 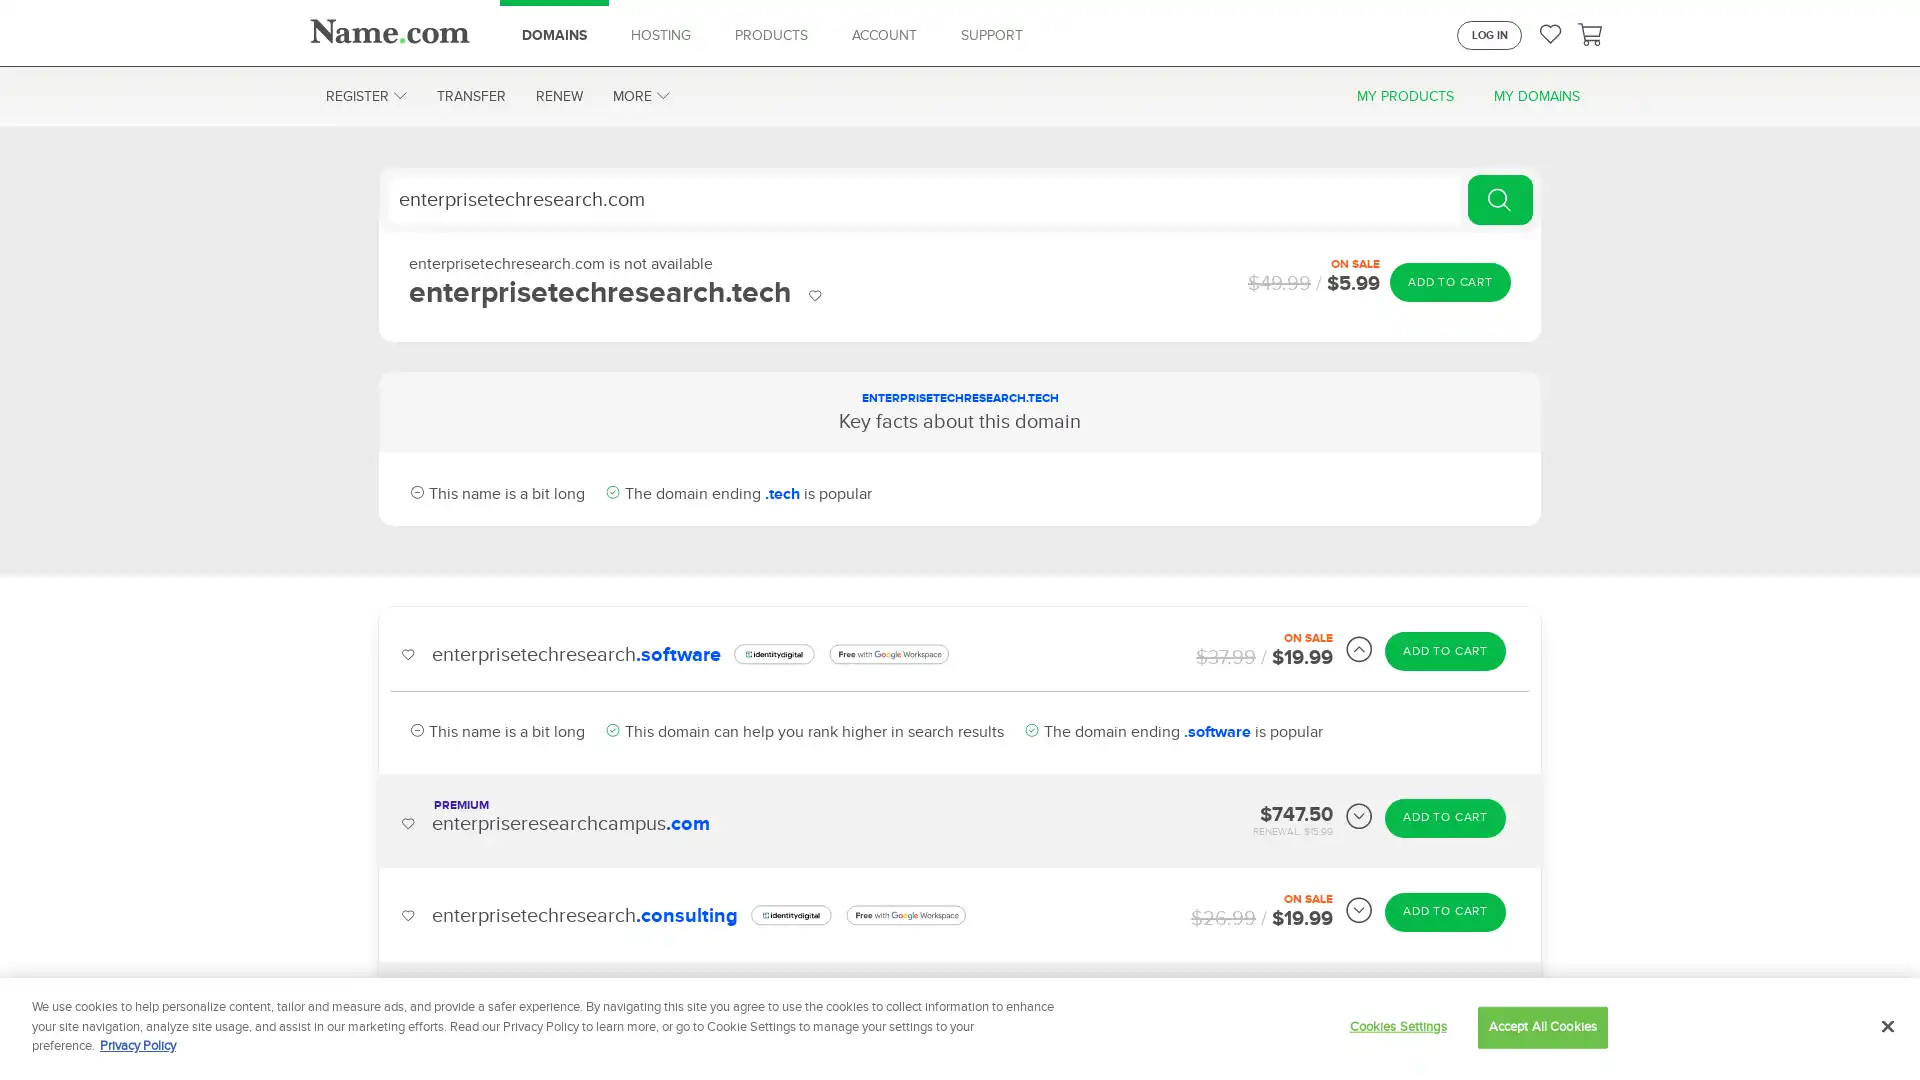 What do you see at coordinates (1396, 1026) in the screenshot?
I see `Cookies Settings` at bounding box center [1396, 1026].